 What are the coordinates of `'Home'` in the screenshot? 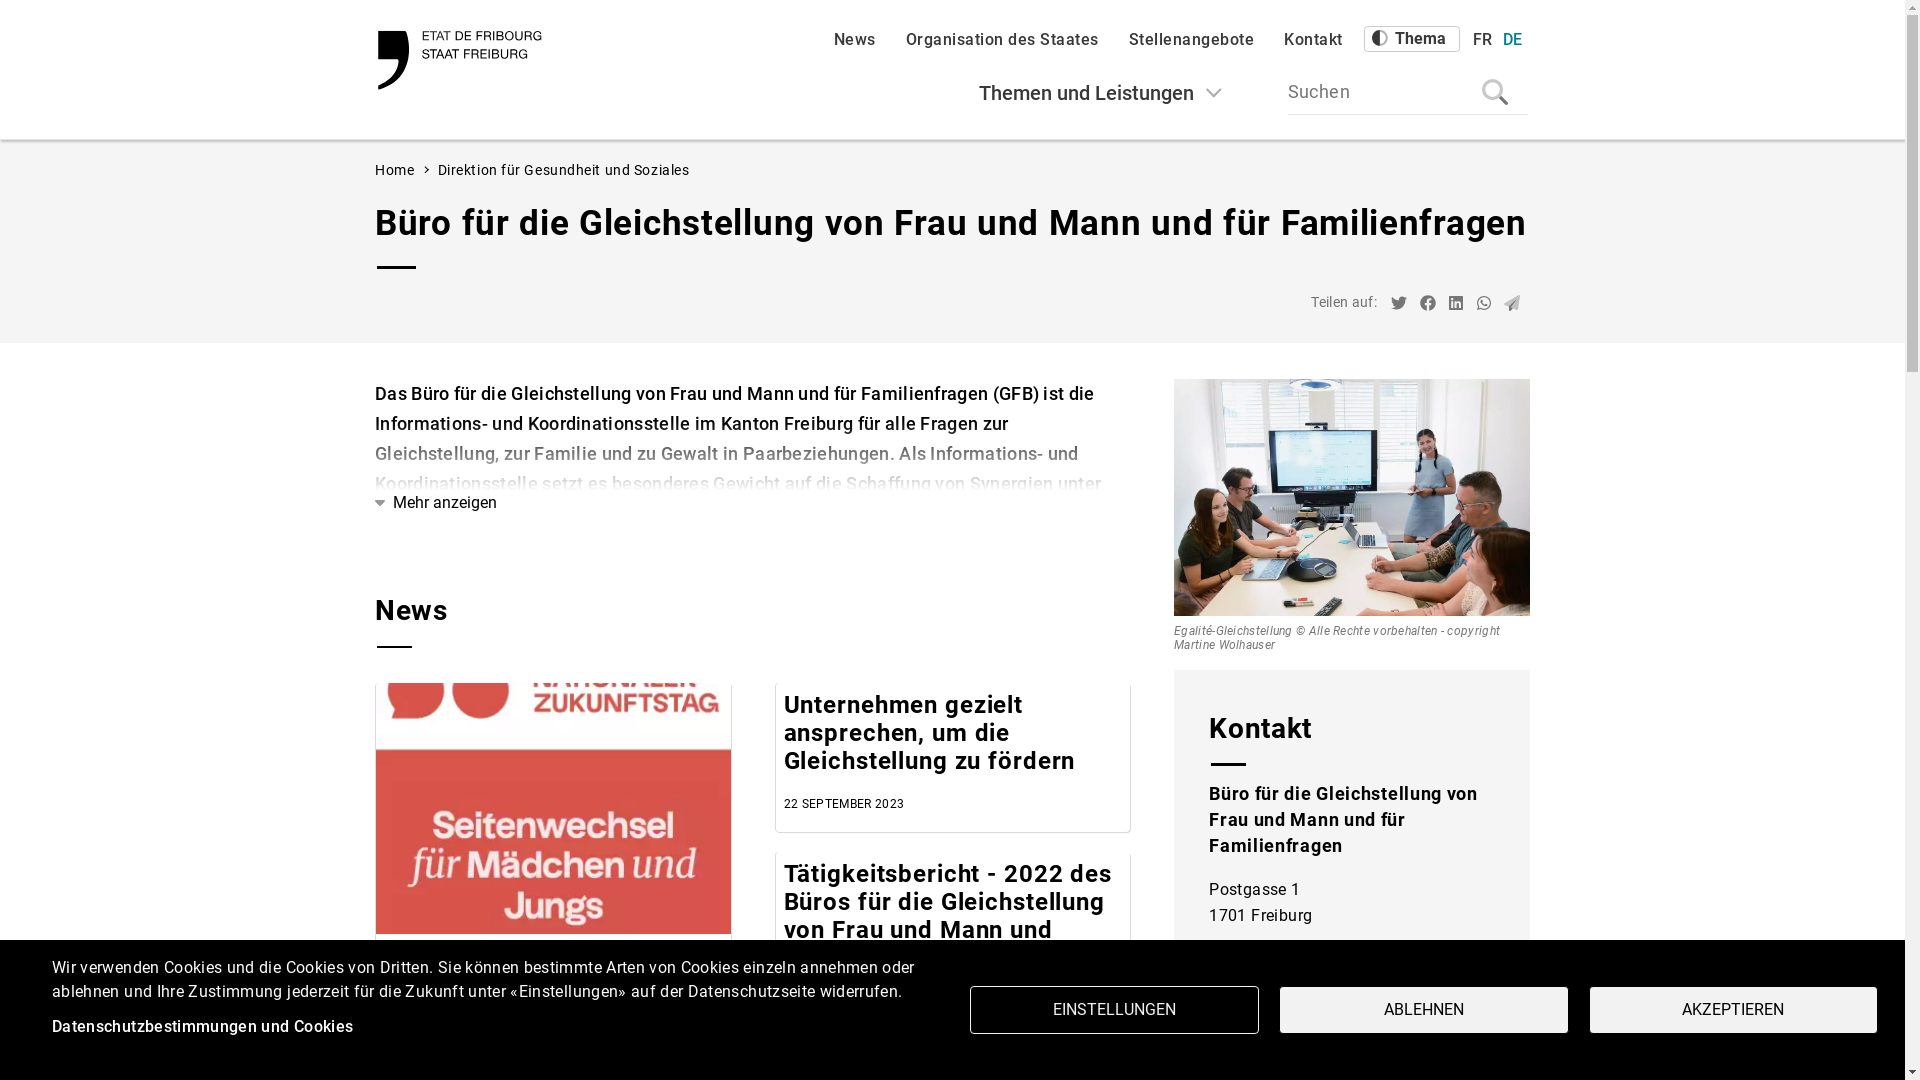 It's located at (394, 168).